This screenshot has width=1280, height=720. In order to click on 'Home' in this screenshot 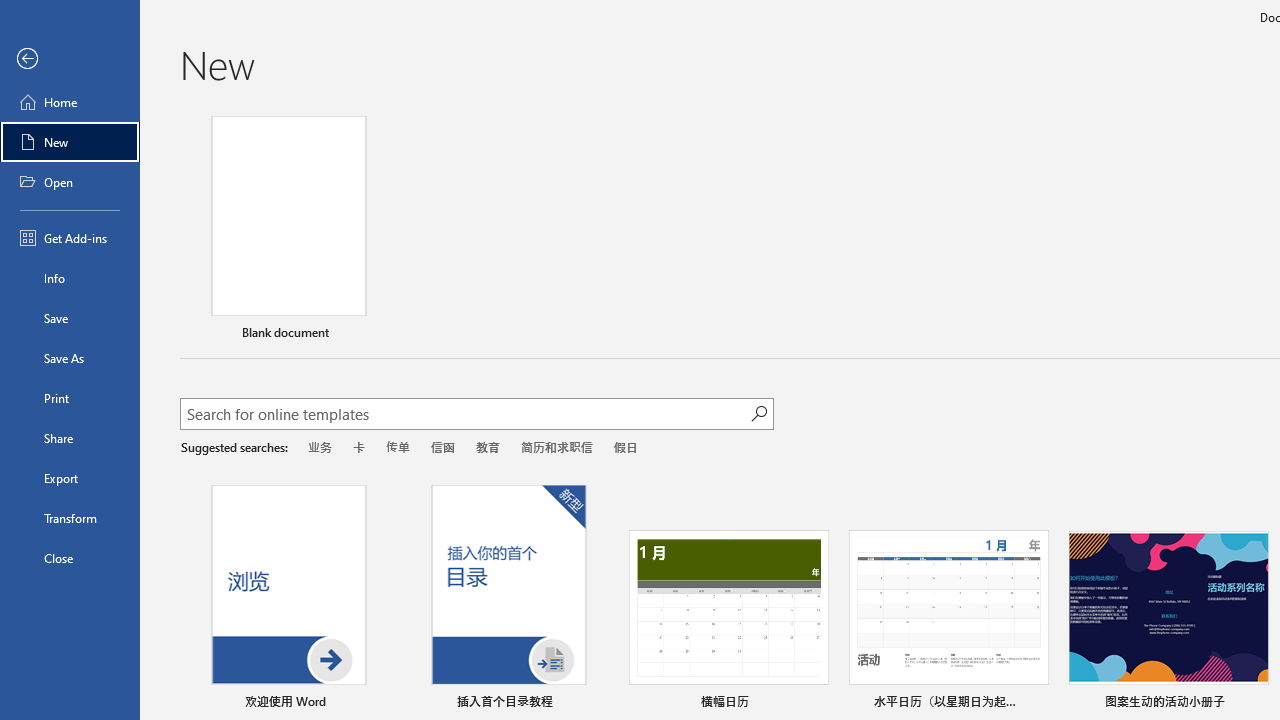, I will do `click(69, 101)`.